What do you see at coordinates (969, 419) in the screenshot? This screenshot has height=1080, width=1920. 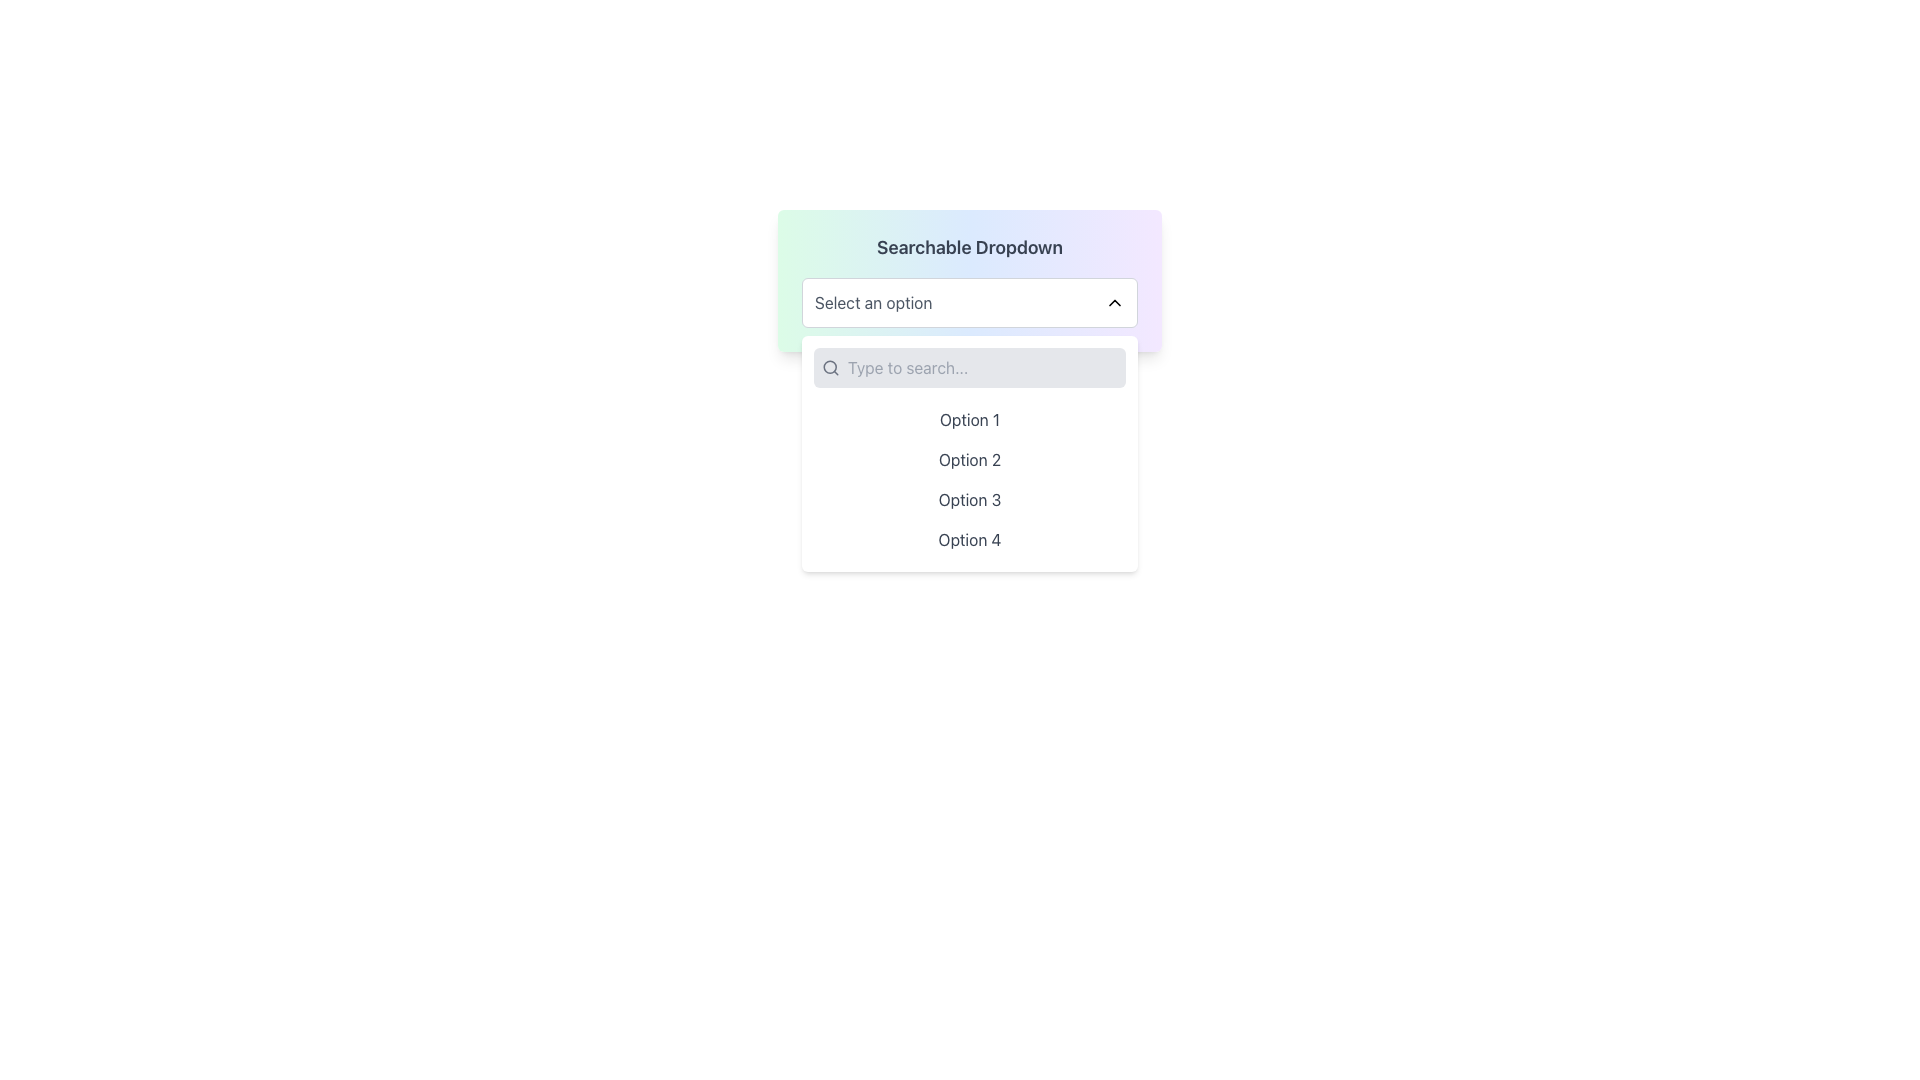 I see `the dropdown menu item labeled 'Option 1'` at bounding box center [969, 419].